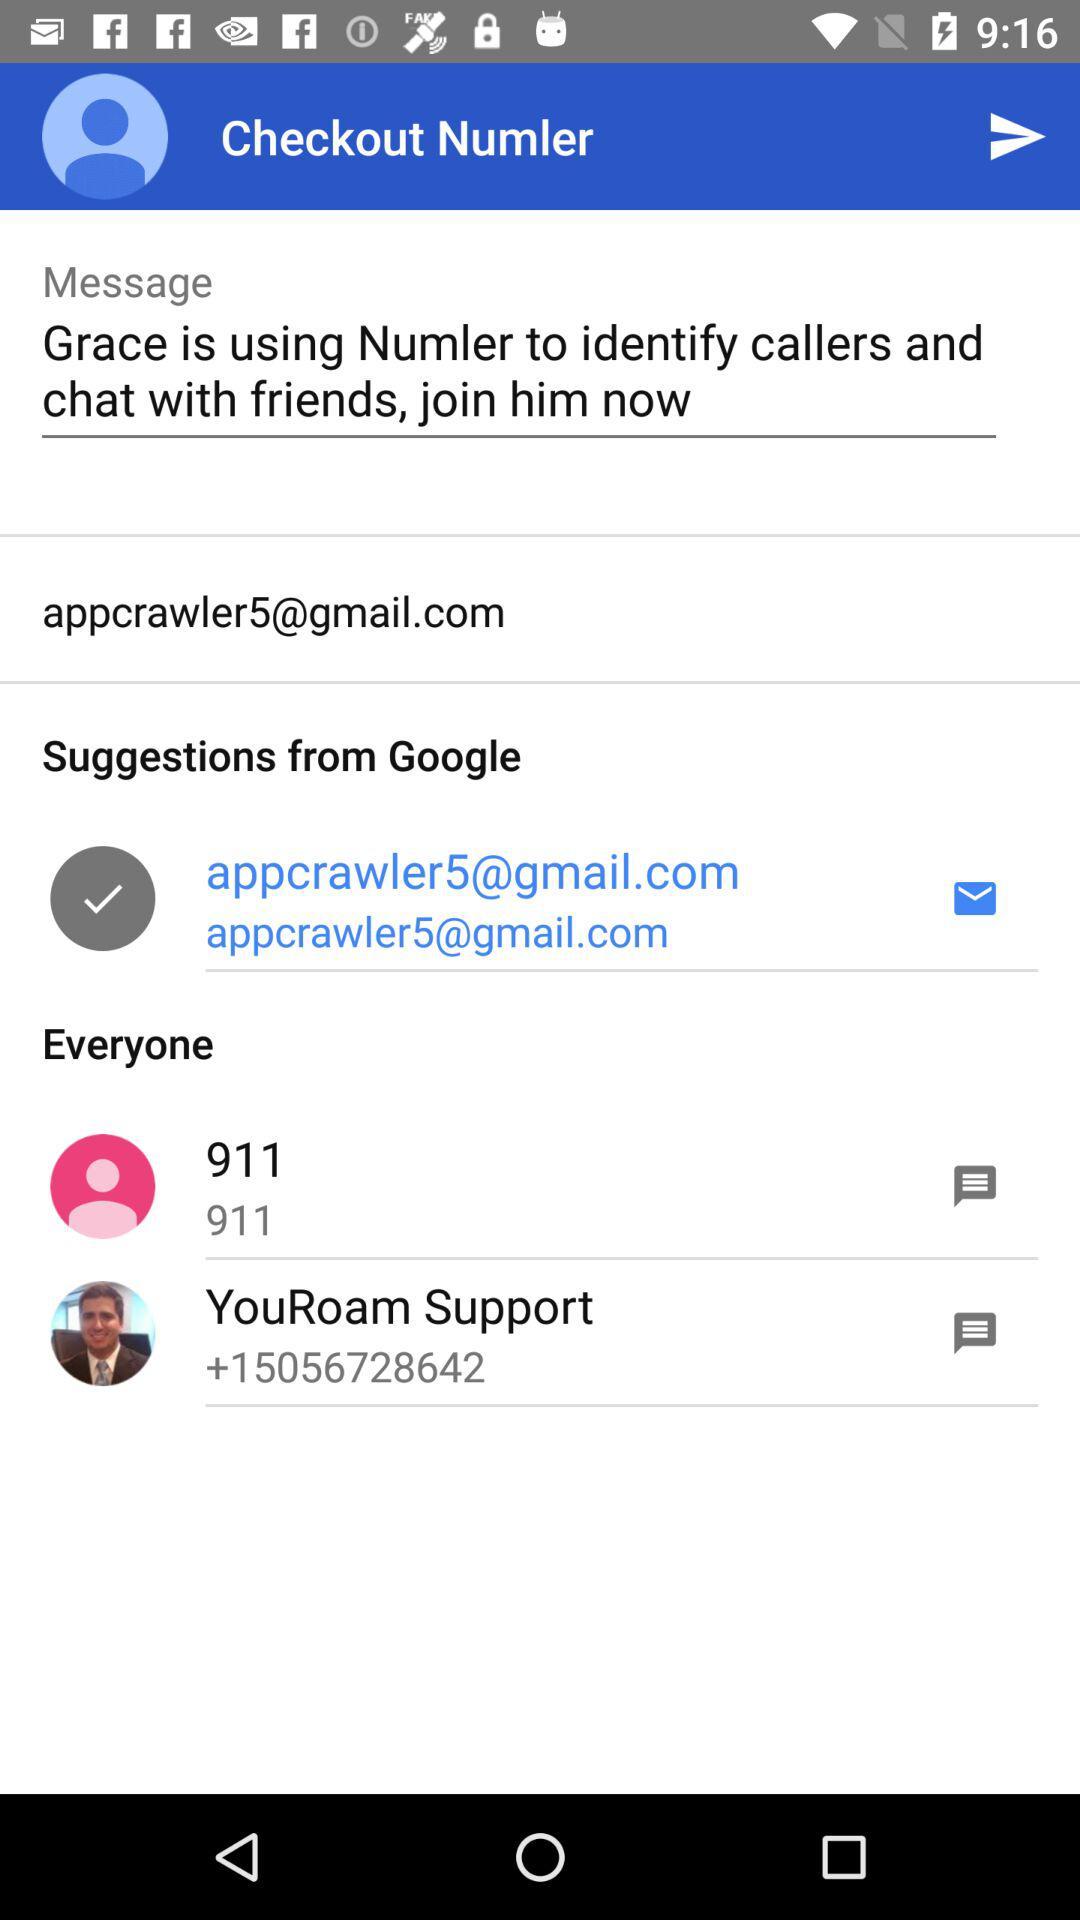 This screenshot has width=1080, height=1920. Describe the element at coordinates (1017, 135) in the screenshot. I see `the icon to the right of checkout numler app` at that location.